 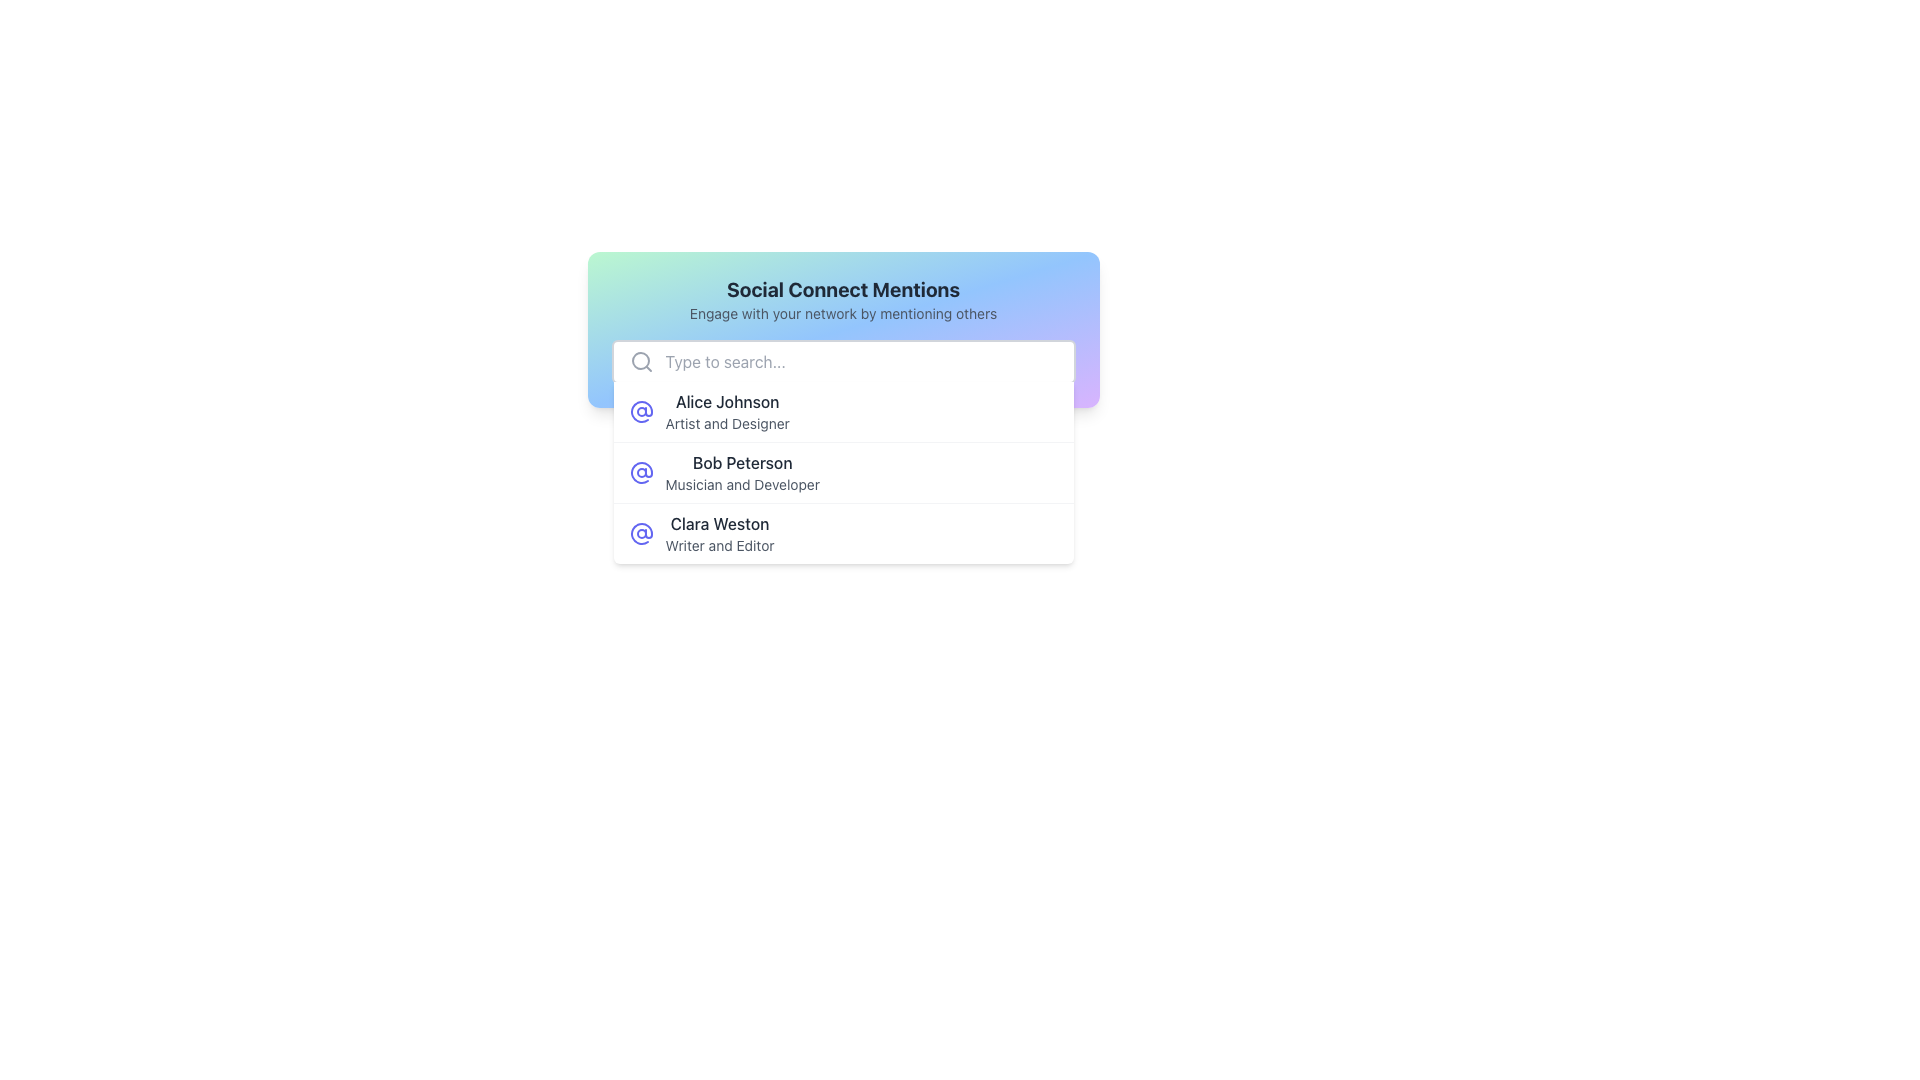 What do you see at coordinates (641, 411) in the screenshot?
I see `the circular indigo '@' icon located to the left of 'Alice Johnson' in the 'Social Connect Mentions' section` at bounding box center [641, 411].